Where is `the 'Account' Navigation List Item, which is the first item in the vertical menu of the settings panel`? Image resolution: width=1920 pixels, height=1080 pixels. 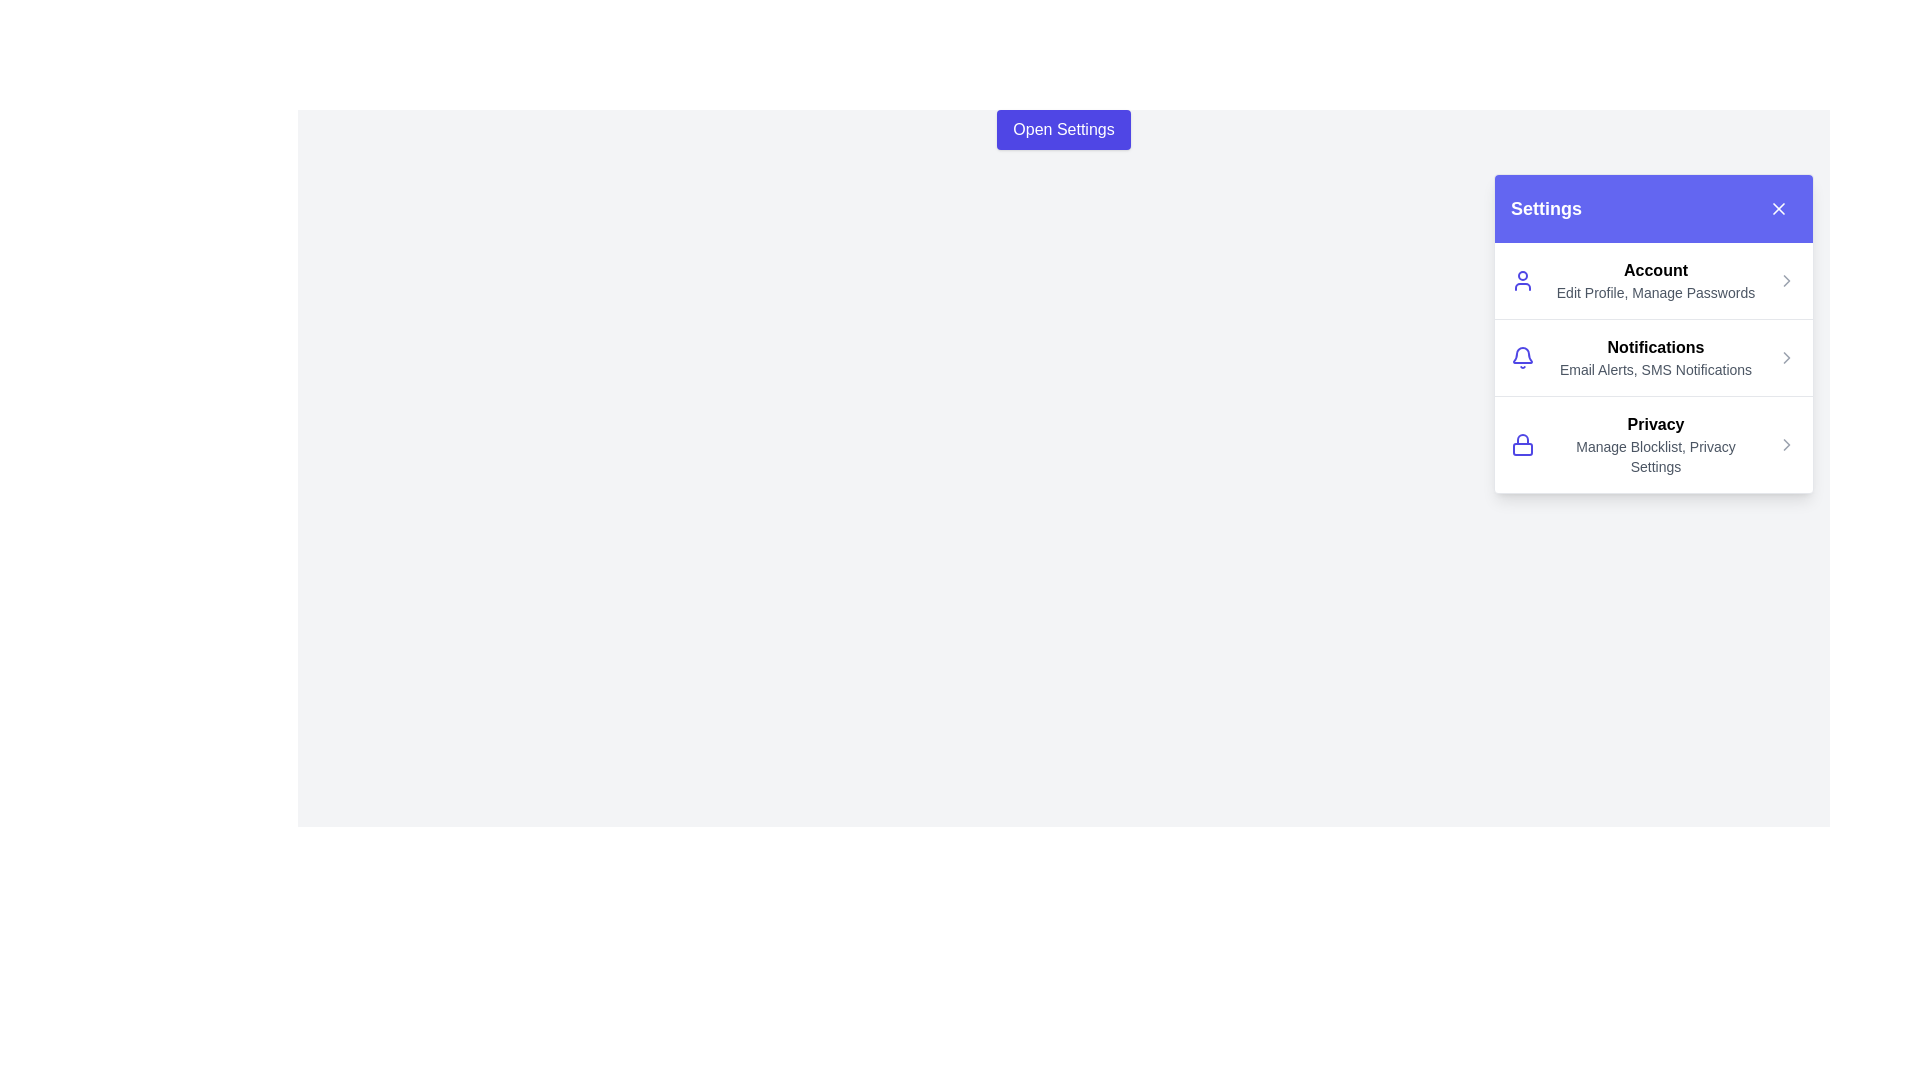 the 'Account' Navigation List Item, which is the first item in the vertical menu of the settings panel is located at coordinates (1654, 281).